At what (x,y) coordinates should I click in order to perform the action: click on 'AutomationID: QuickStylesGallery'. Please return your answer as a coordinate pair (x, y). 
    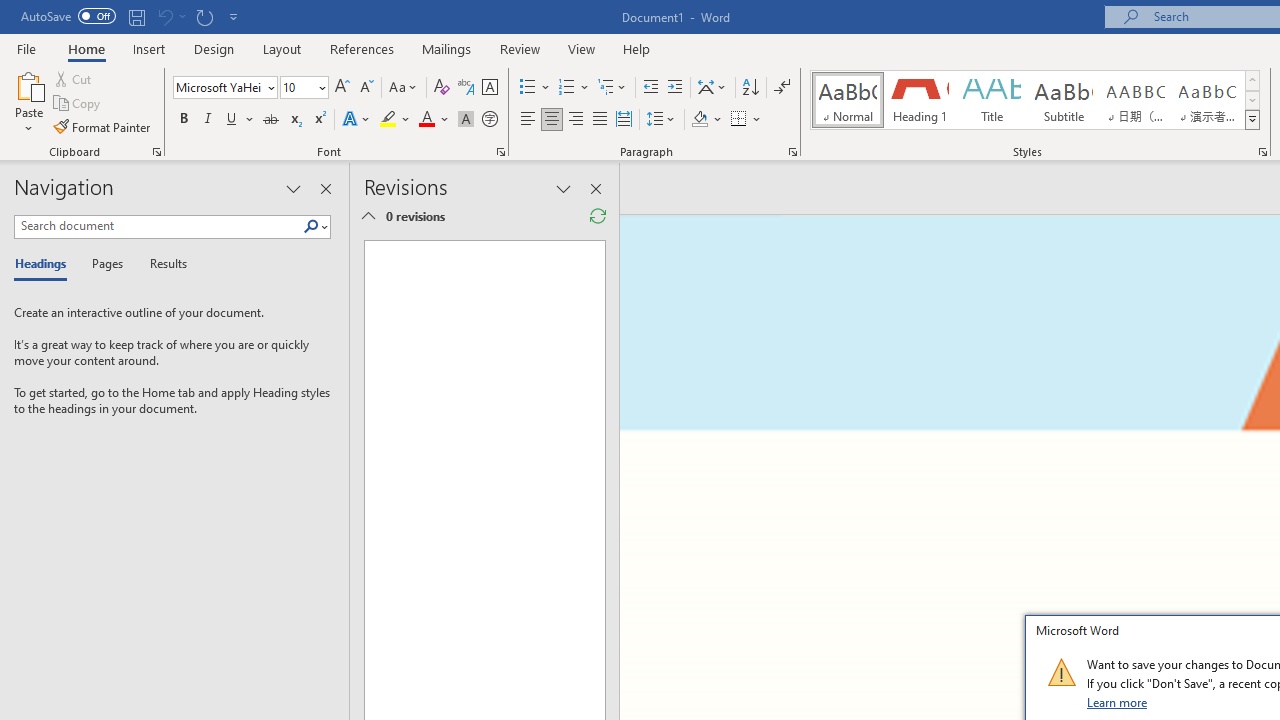
    Looking at the image, I should click on (1036, 100).